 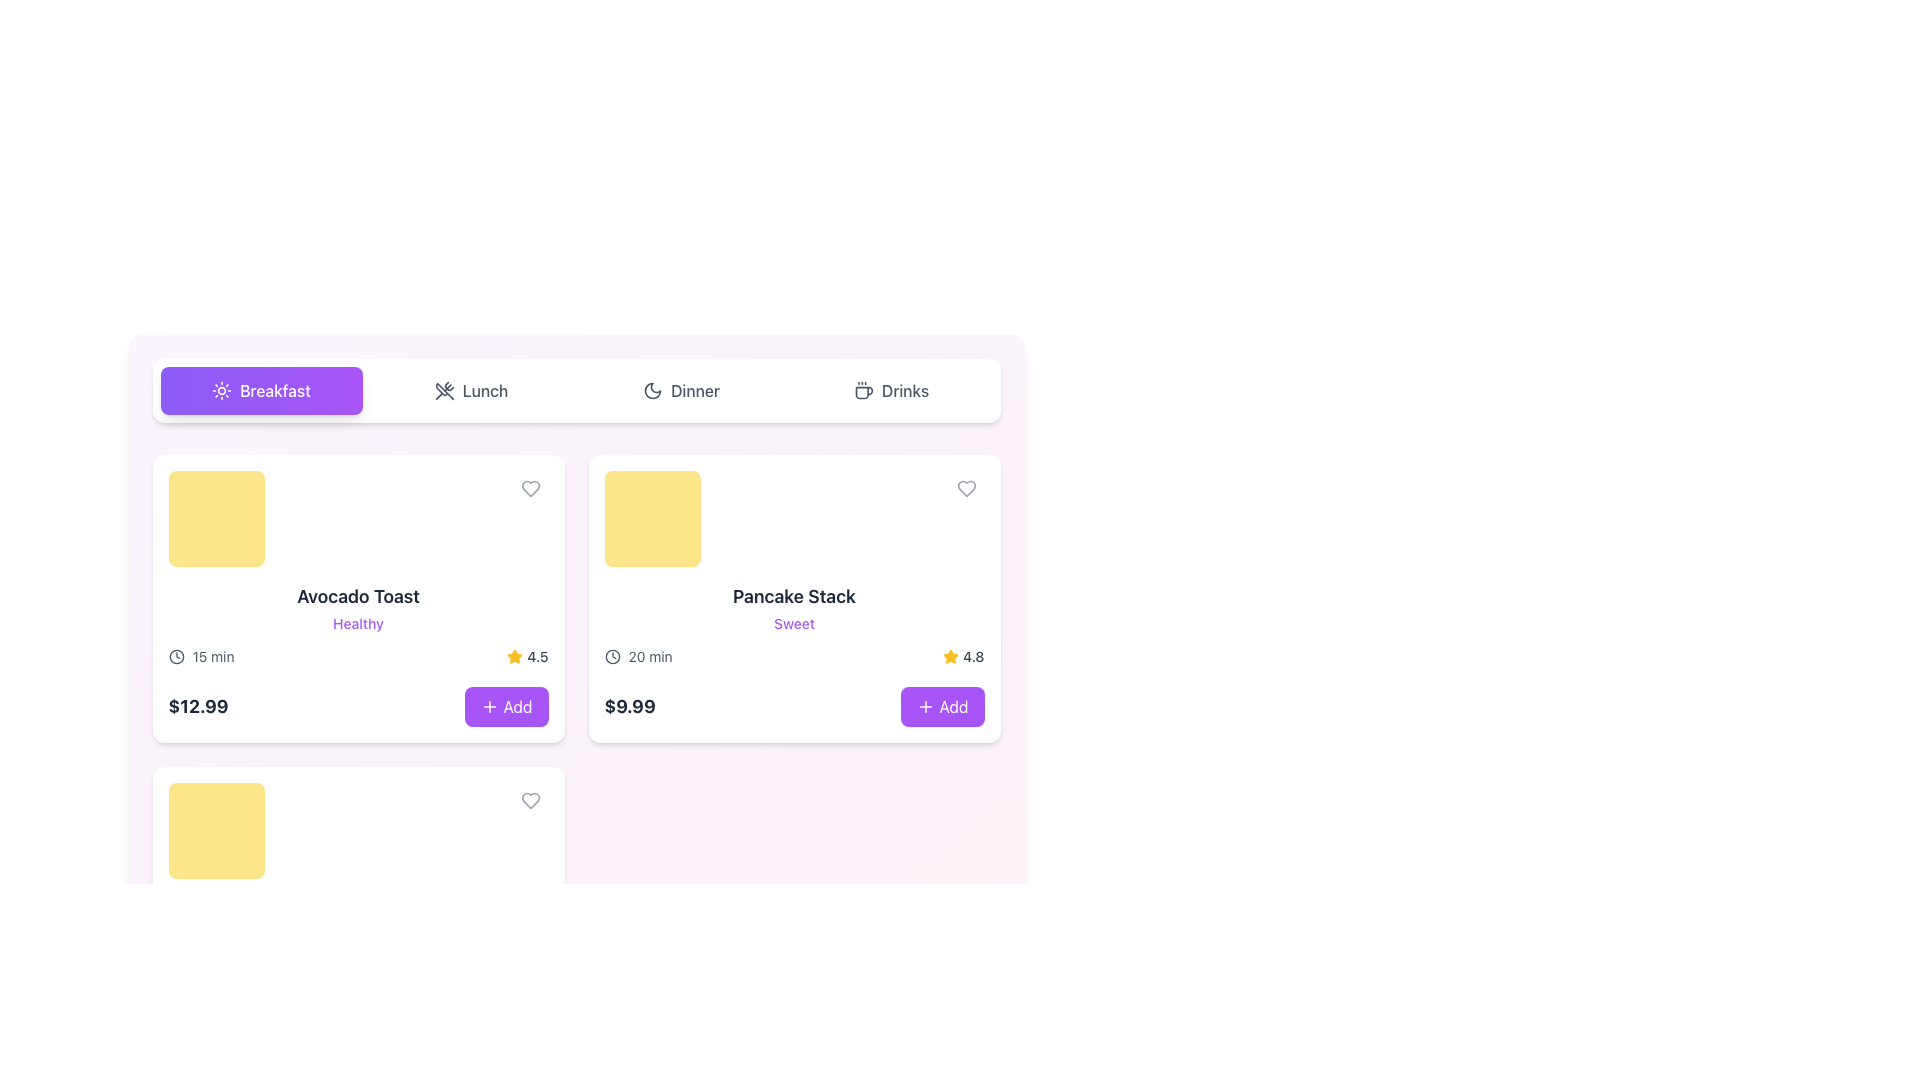 What do you see at coordinates (507, 705) in the screenshot?
I see `the '+ Add' button with a purple background and white text, located at the bottom right corner of the 'Avocado Toast' card` at bounding box center [507, 705].